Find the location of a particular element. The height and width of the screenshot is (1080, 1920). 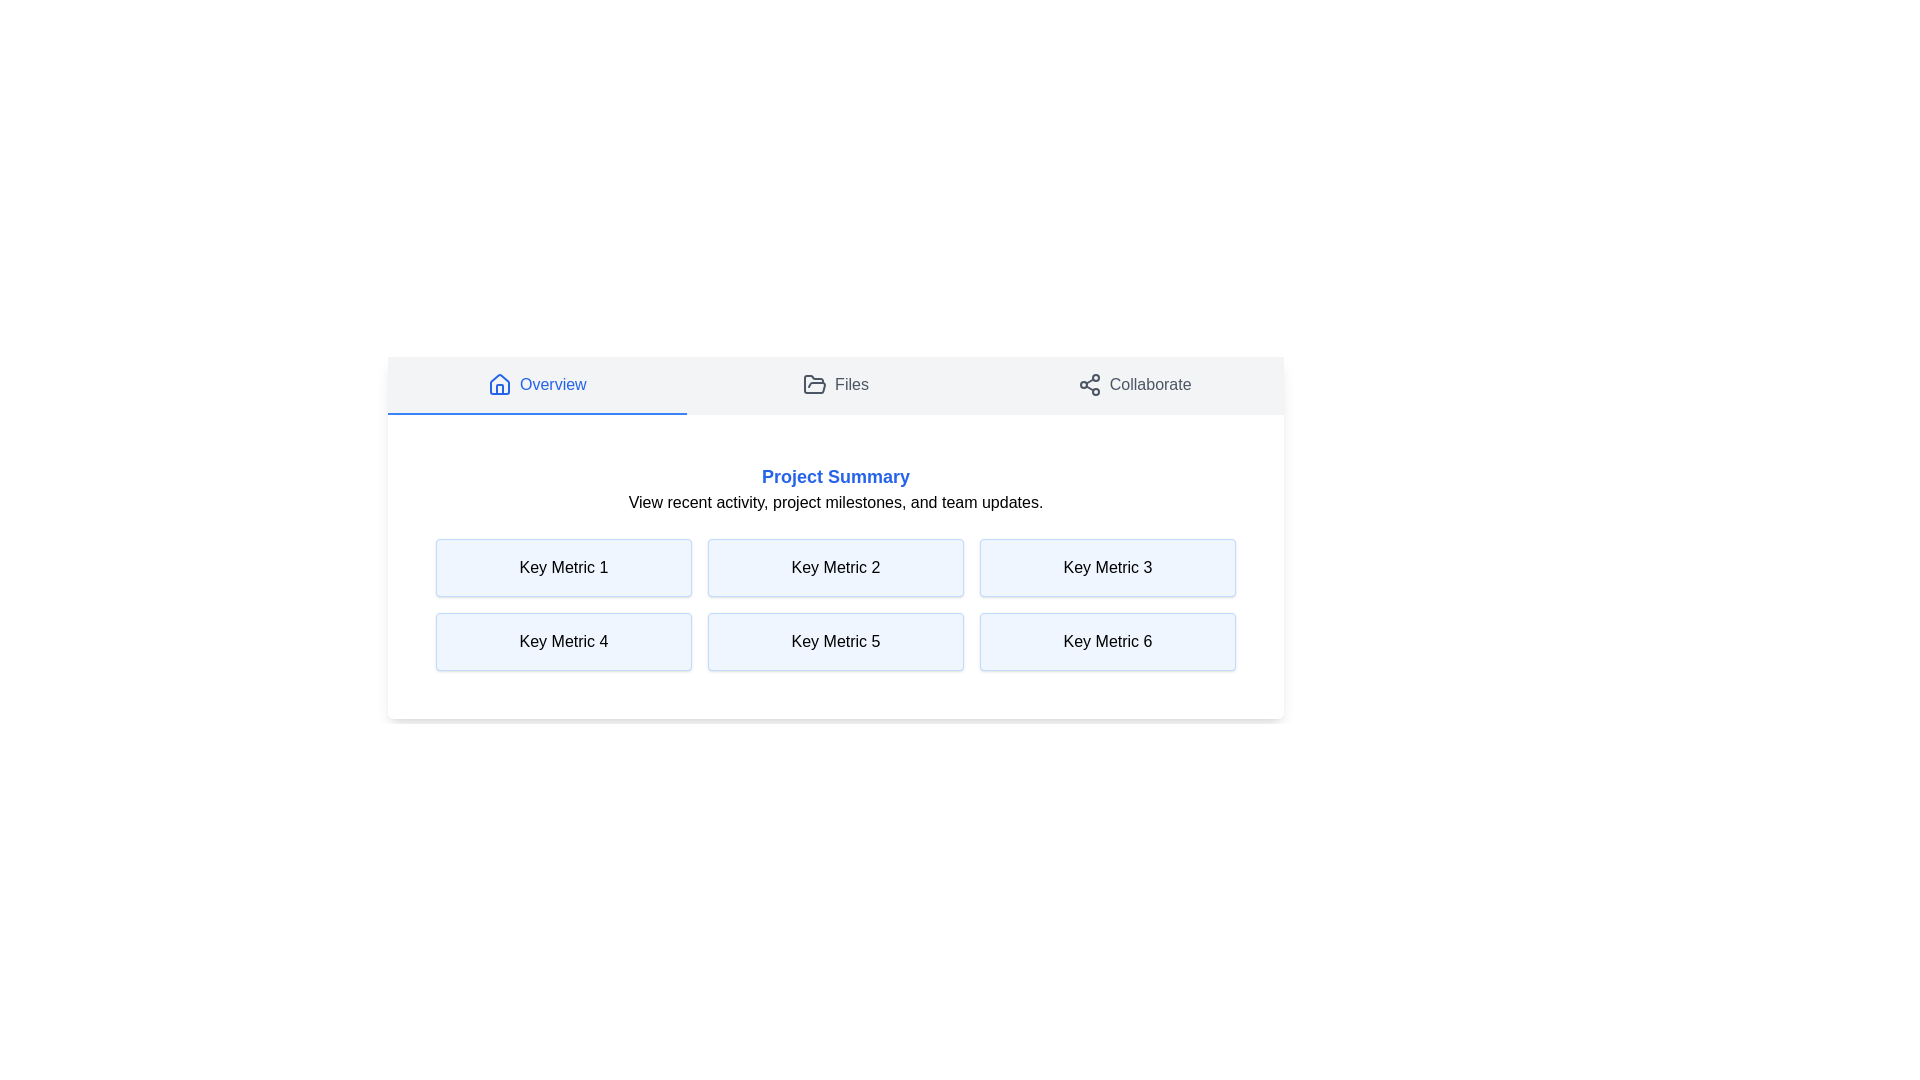

the Informational tile with a light blue background that displays the text 'Key Metric 4' in black, located in the second row and first column of a grid layout is located at coordinates (563, 641).